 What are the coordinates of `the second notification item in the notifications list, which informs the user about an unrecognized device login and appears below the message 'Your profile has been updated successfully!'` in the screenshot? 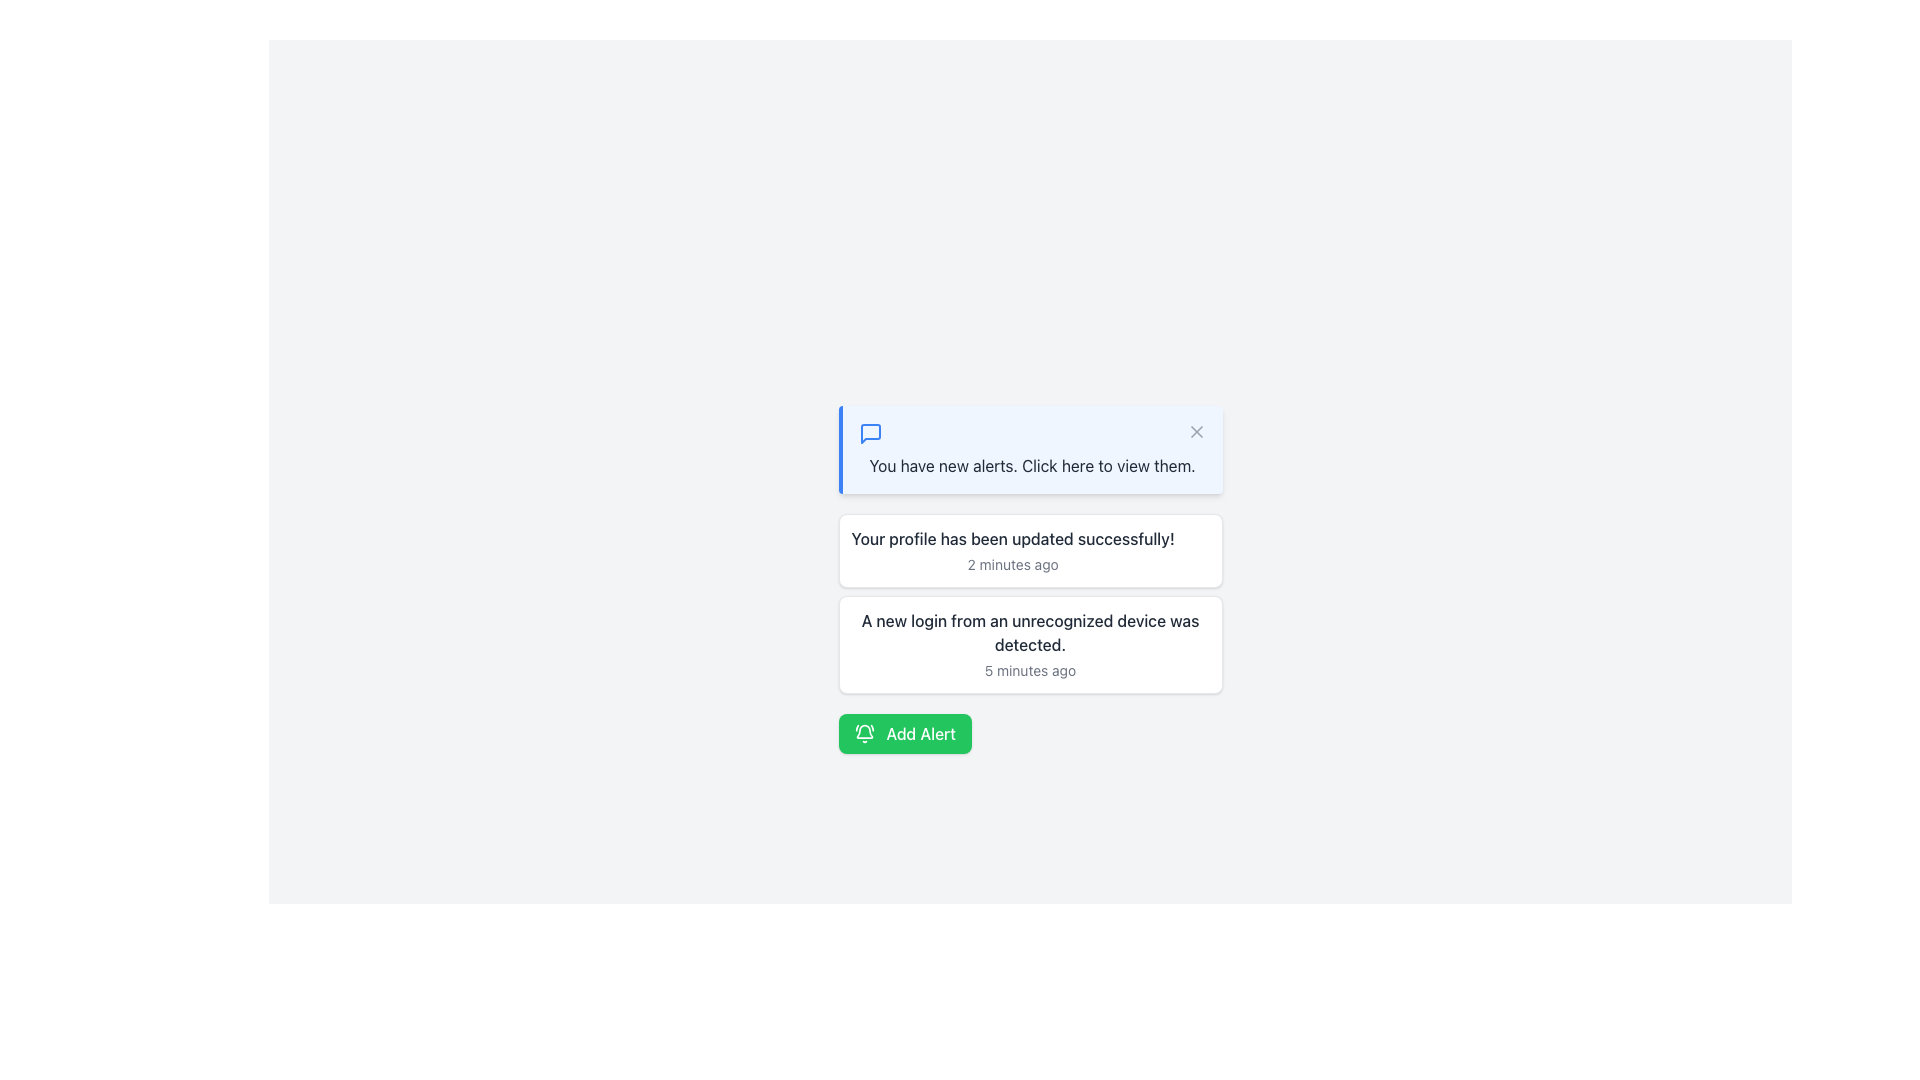 It's located at (1030, 644).